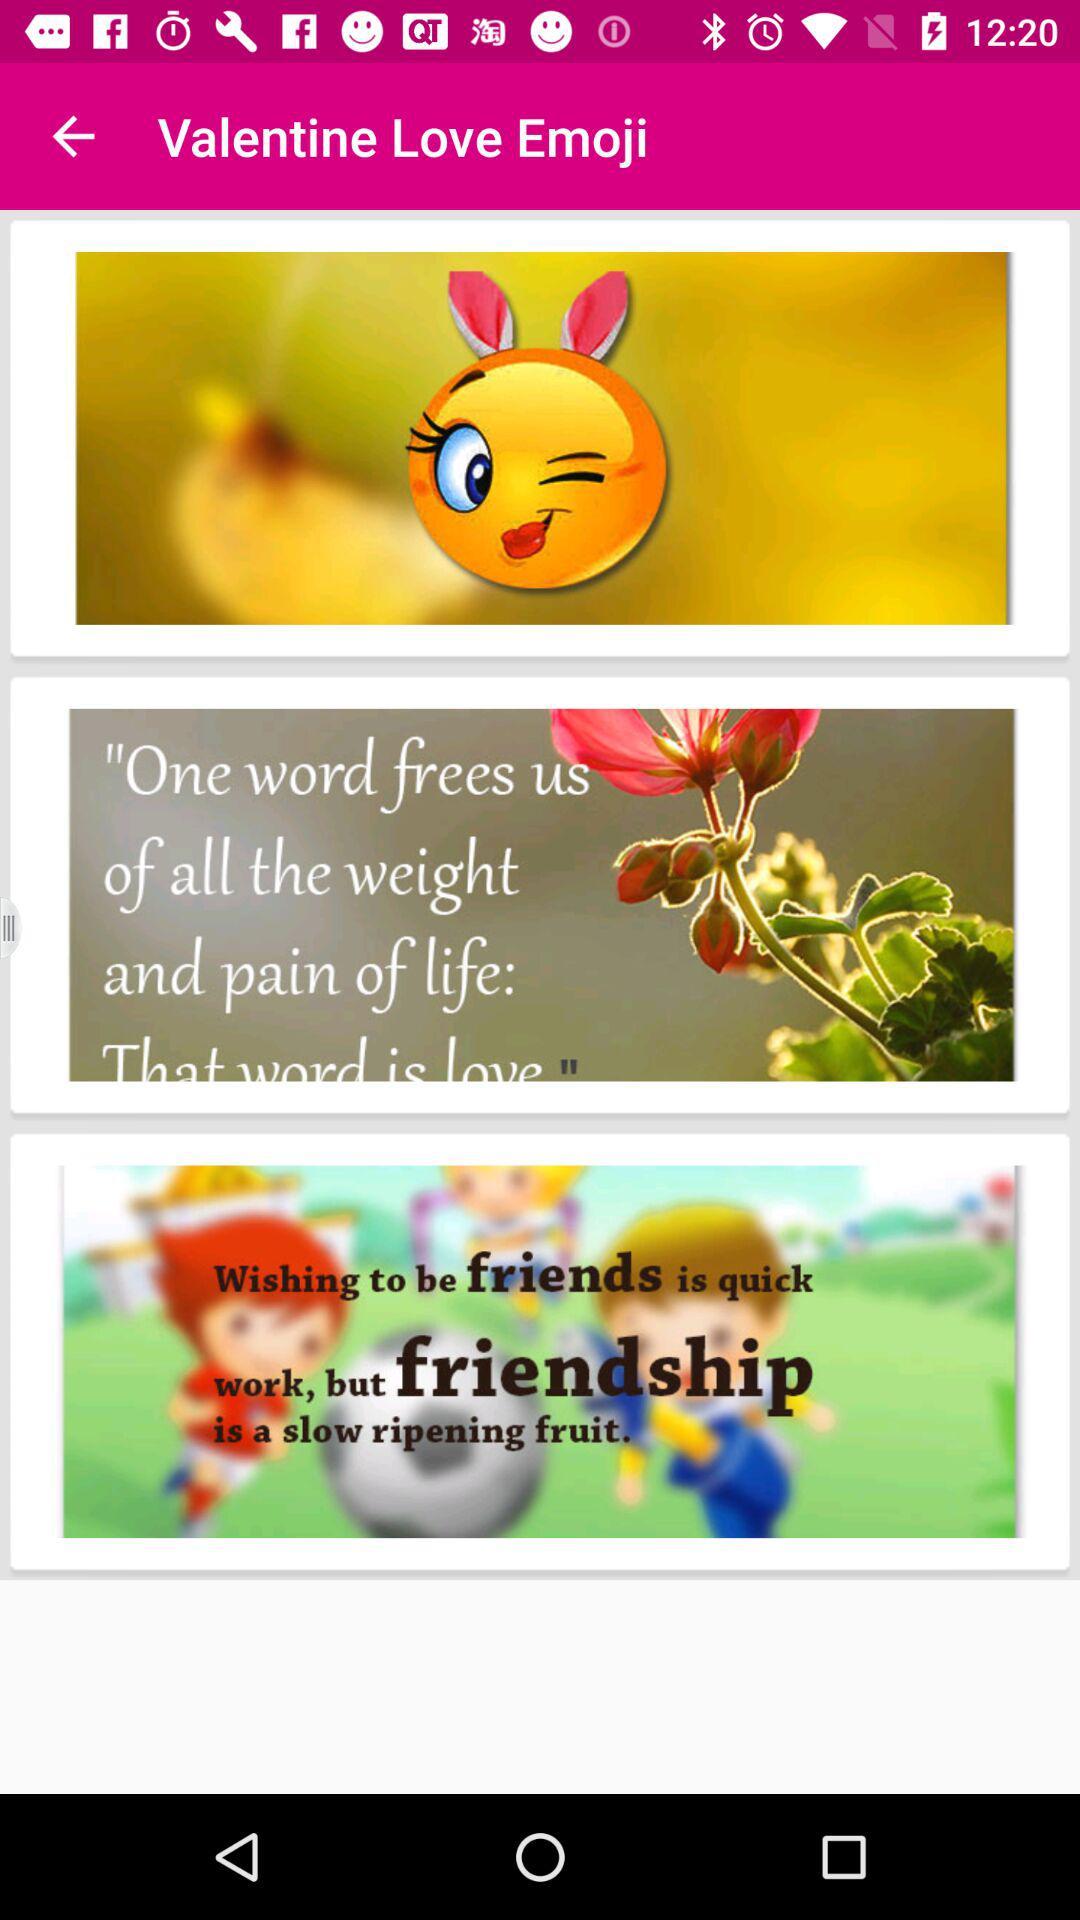  Describe the element at coordinates (72, 135) in the screenshot. I see `the item at the top left corner` at that location.